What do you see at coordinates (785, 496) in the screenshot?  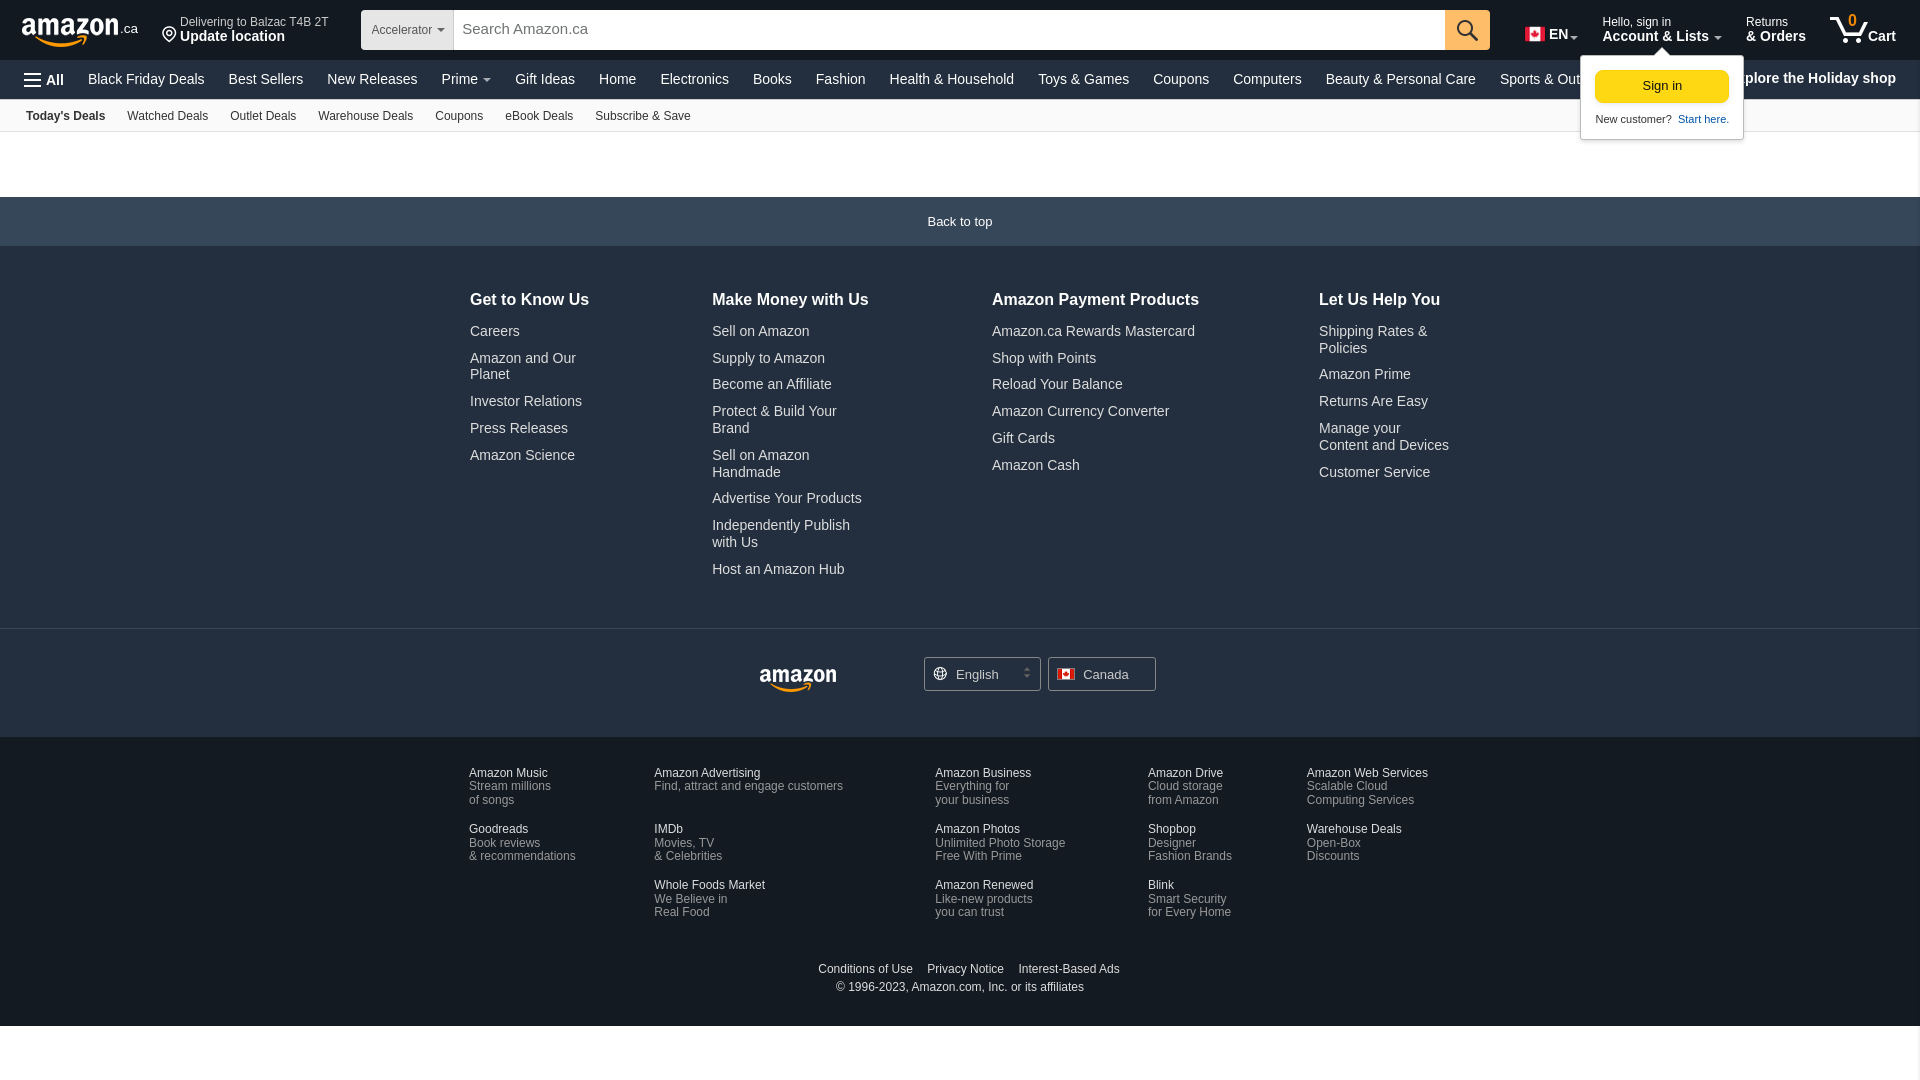 I see `'Advertise Your Products'` at bounding box center [785, 496].